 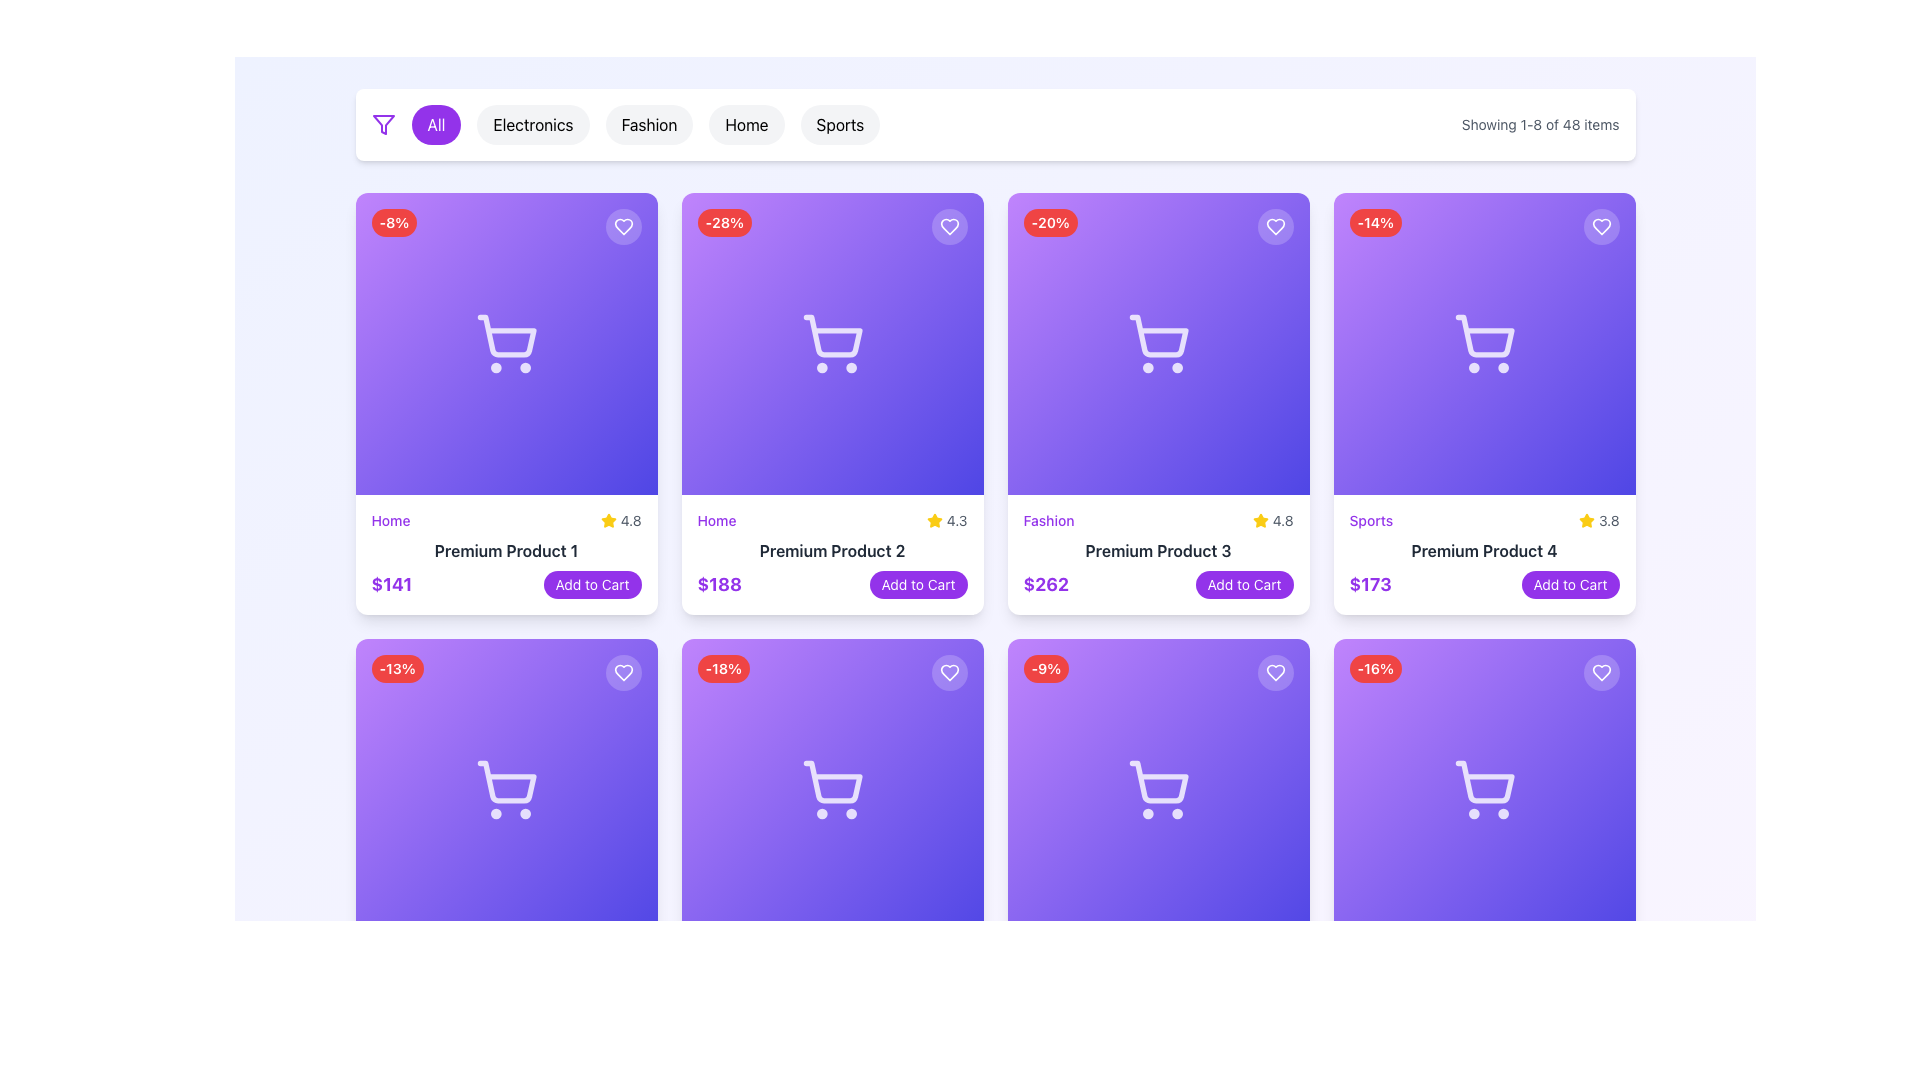 I want to click on product details from the product card located in the top-left corner of the grid layout, so click(x=506, y=404).